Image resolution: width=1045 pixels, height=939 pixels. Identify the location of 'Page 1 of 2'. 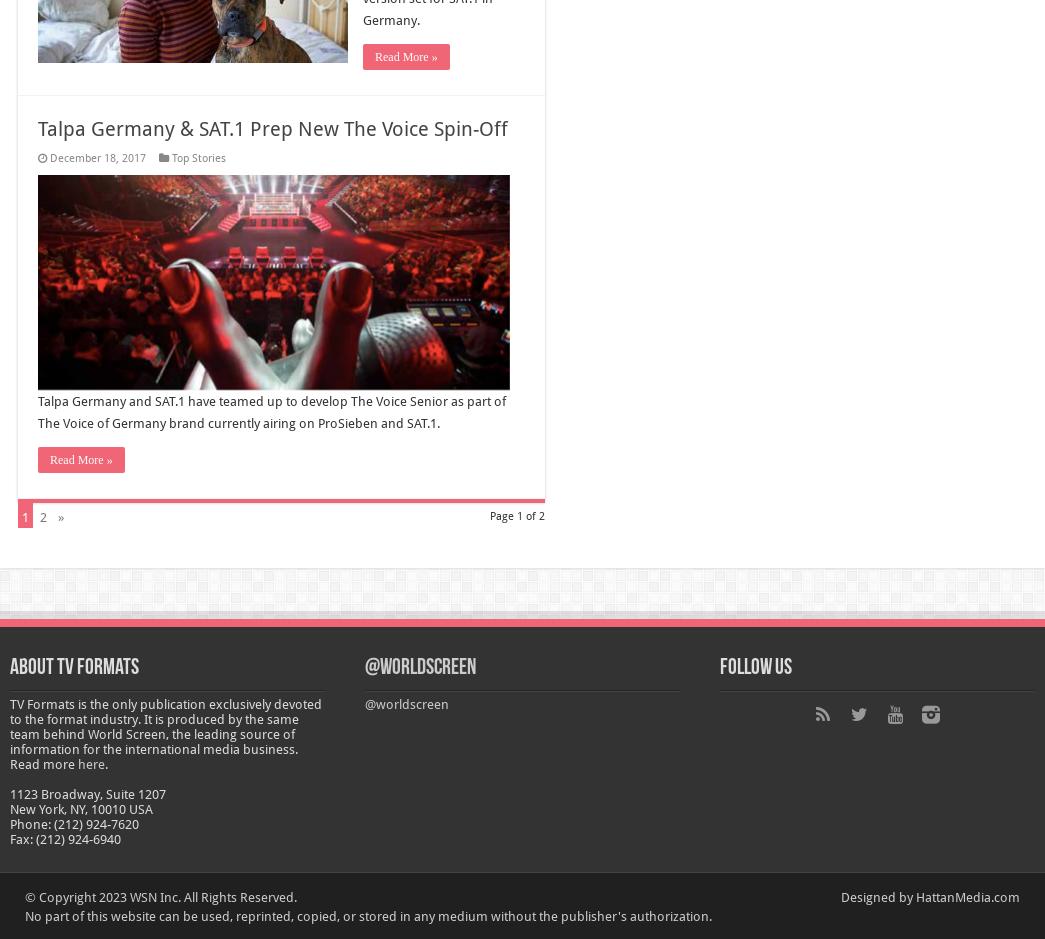
(489, 515).